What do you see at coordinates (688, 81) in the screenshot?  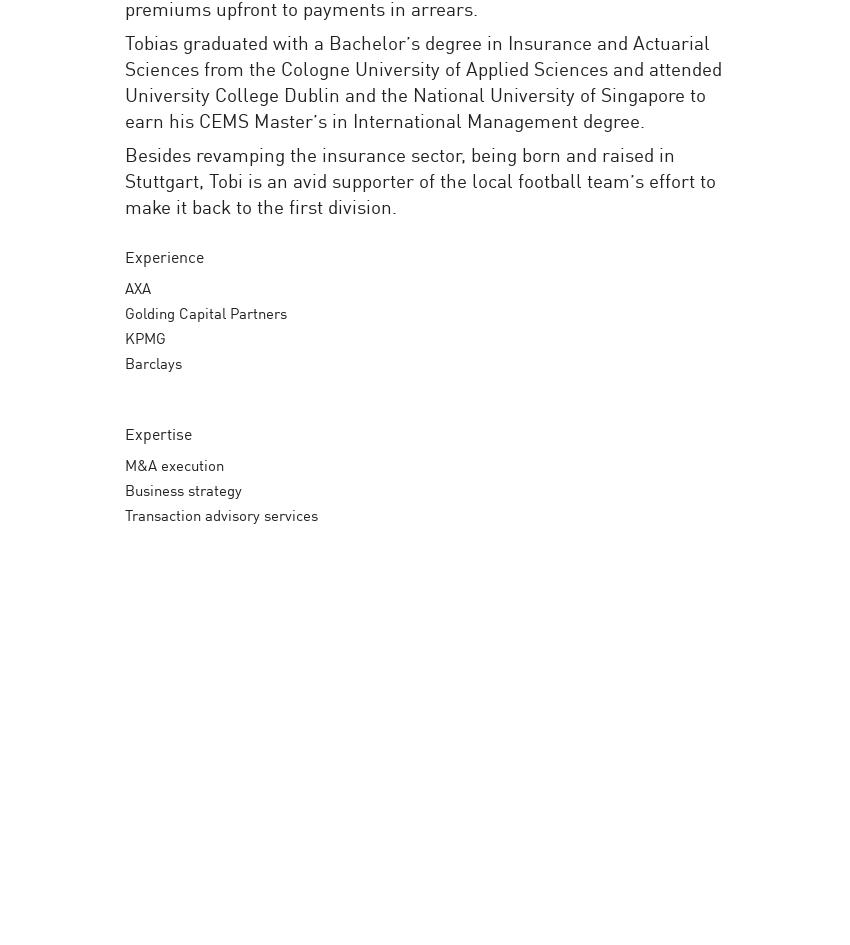 I see `'contact'` at bounding box center [688, 81].